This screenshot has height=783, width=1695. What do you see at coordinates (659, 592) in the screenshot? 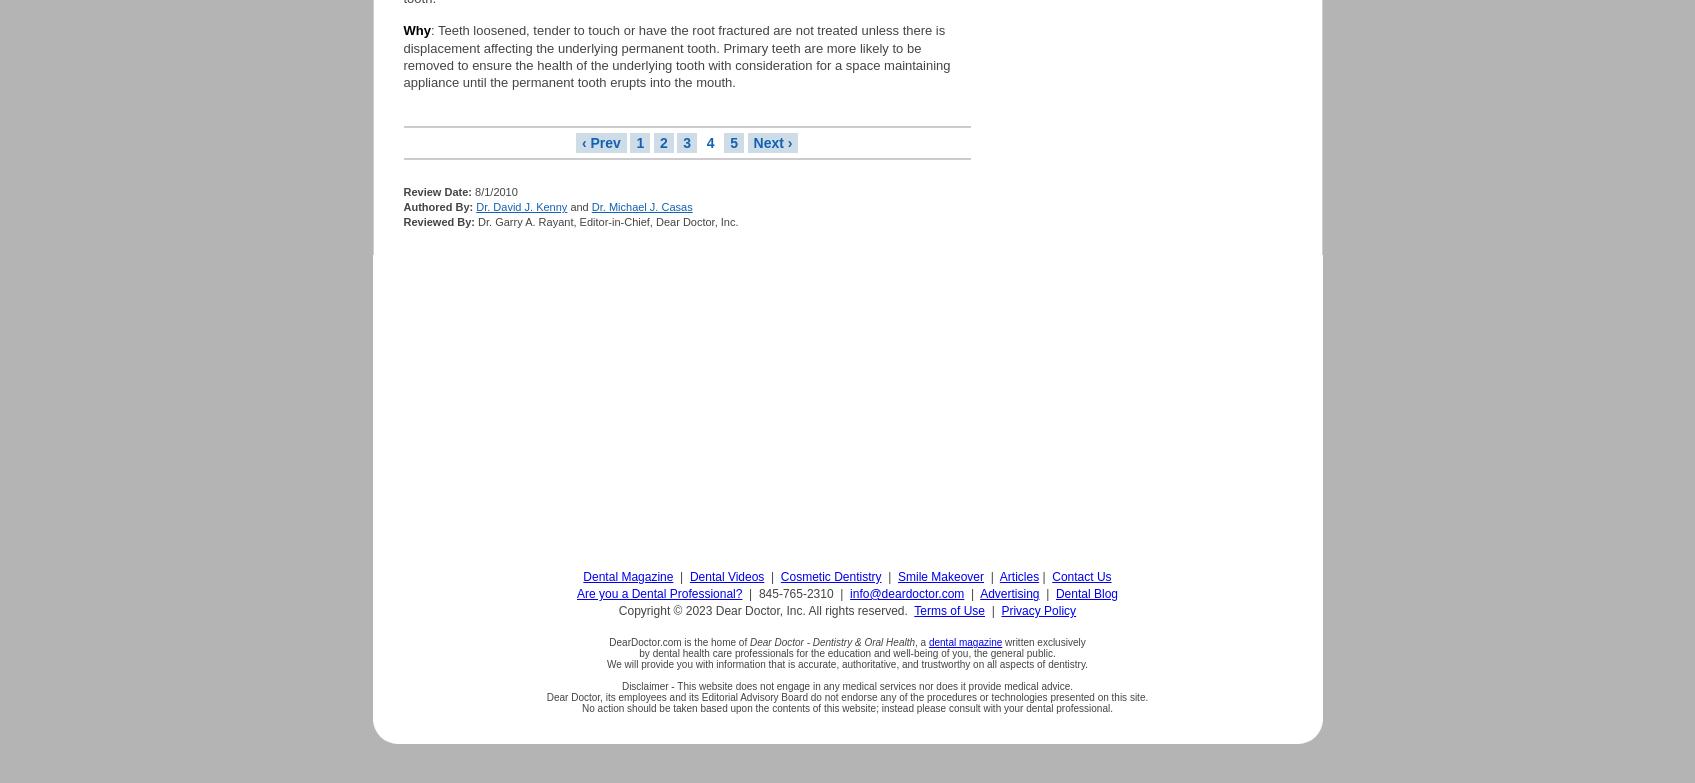
I see `'Are you a Dental Professional?'` at bounding box center [659, 592].